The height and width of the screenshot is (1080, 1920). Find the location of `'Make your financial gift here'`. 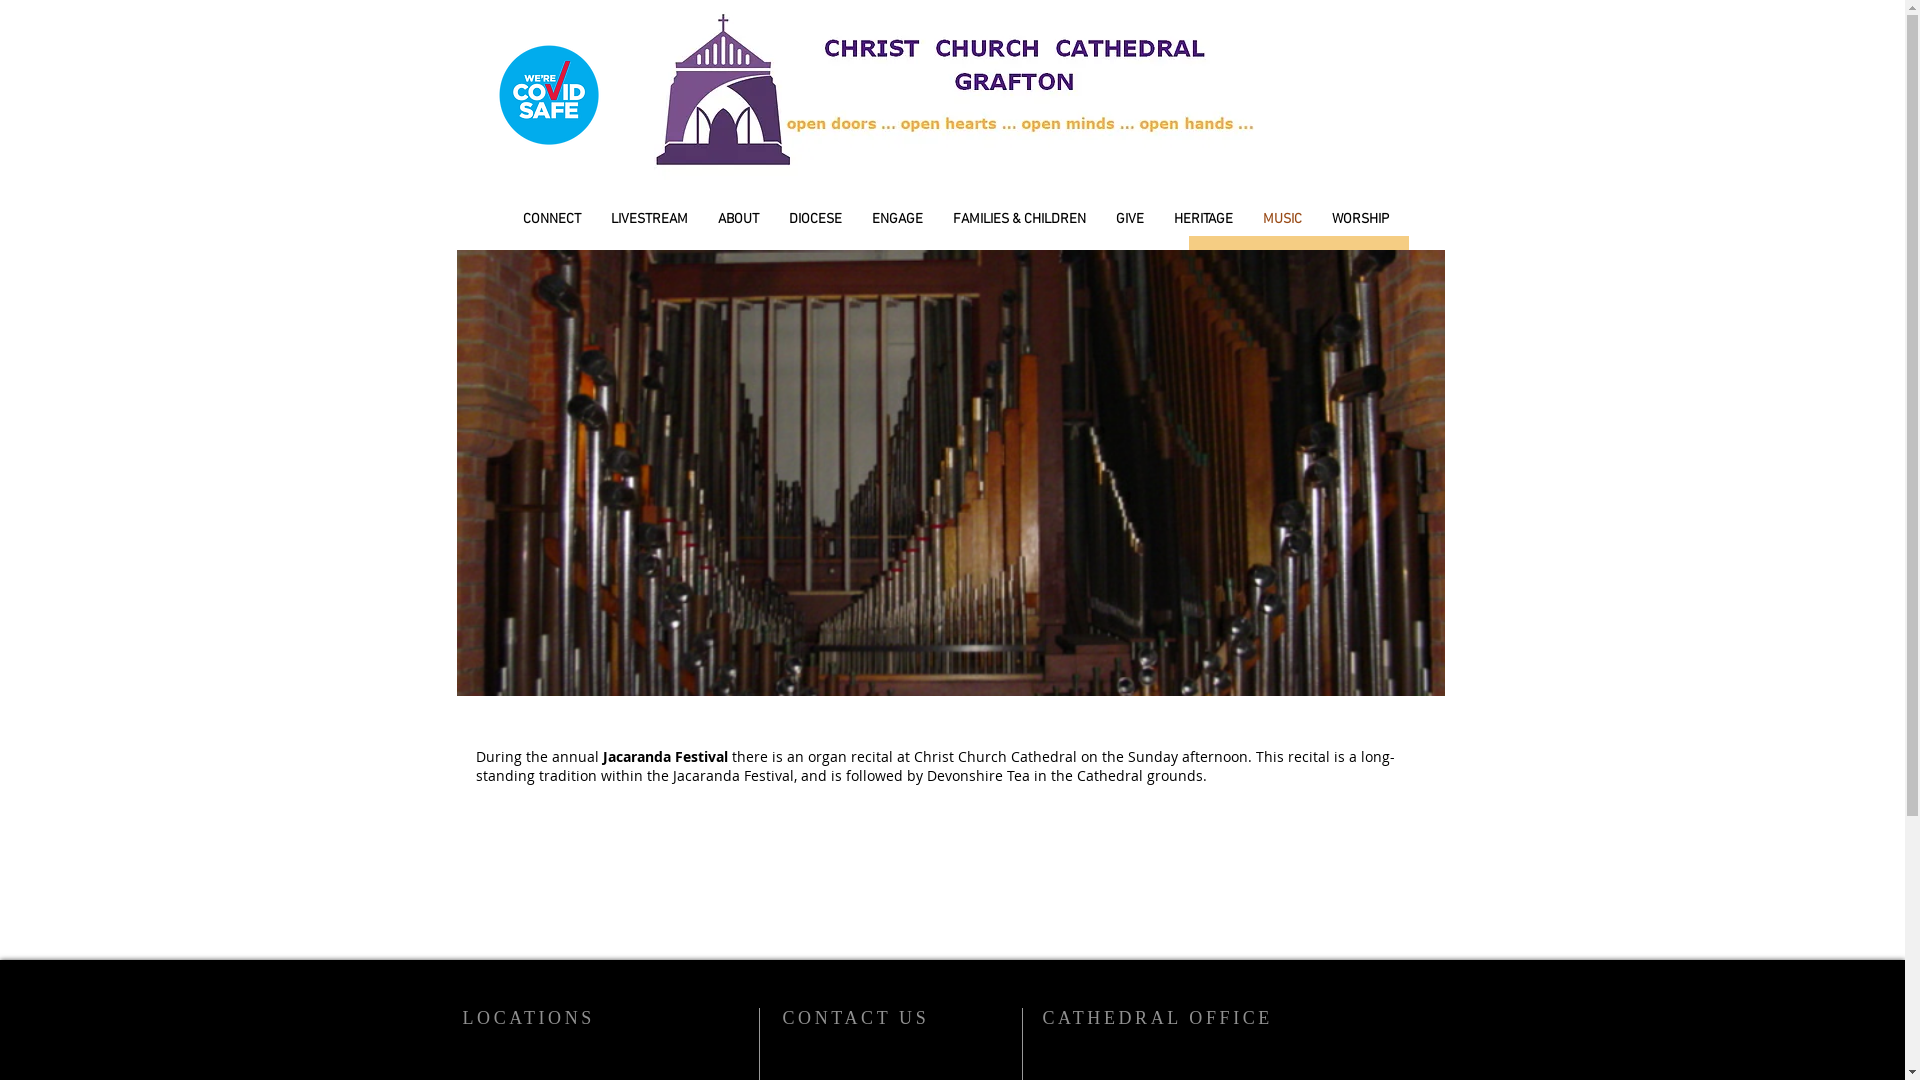

'Make your financial gift here' is located at coordinates (1188, 257).